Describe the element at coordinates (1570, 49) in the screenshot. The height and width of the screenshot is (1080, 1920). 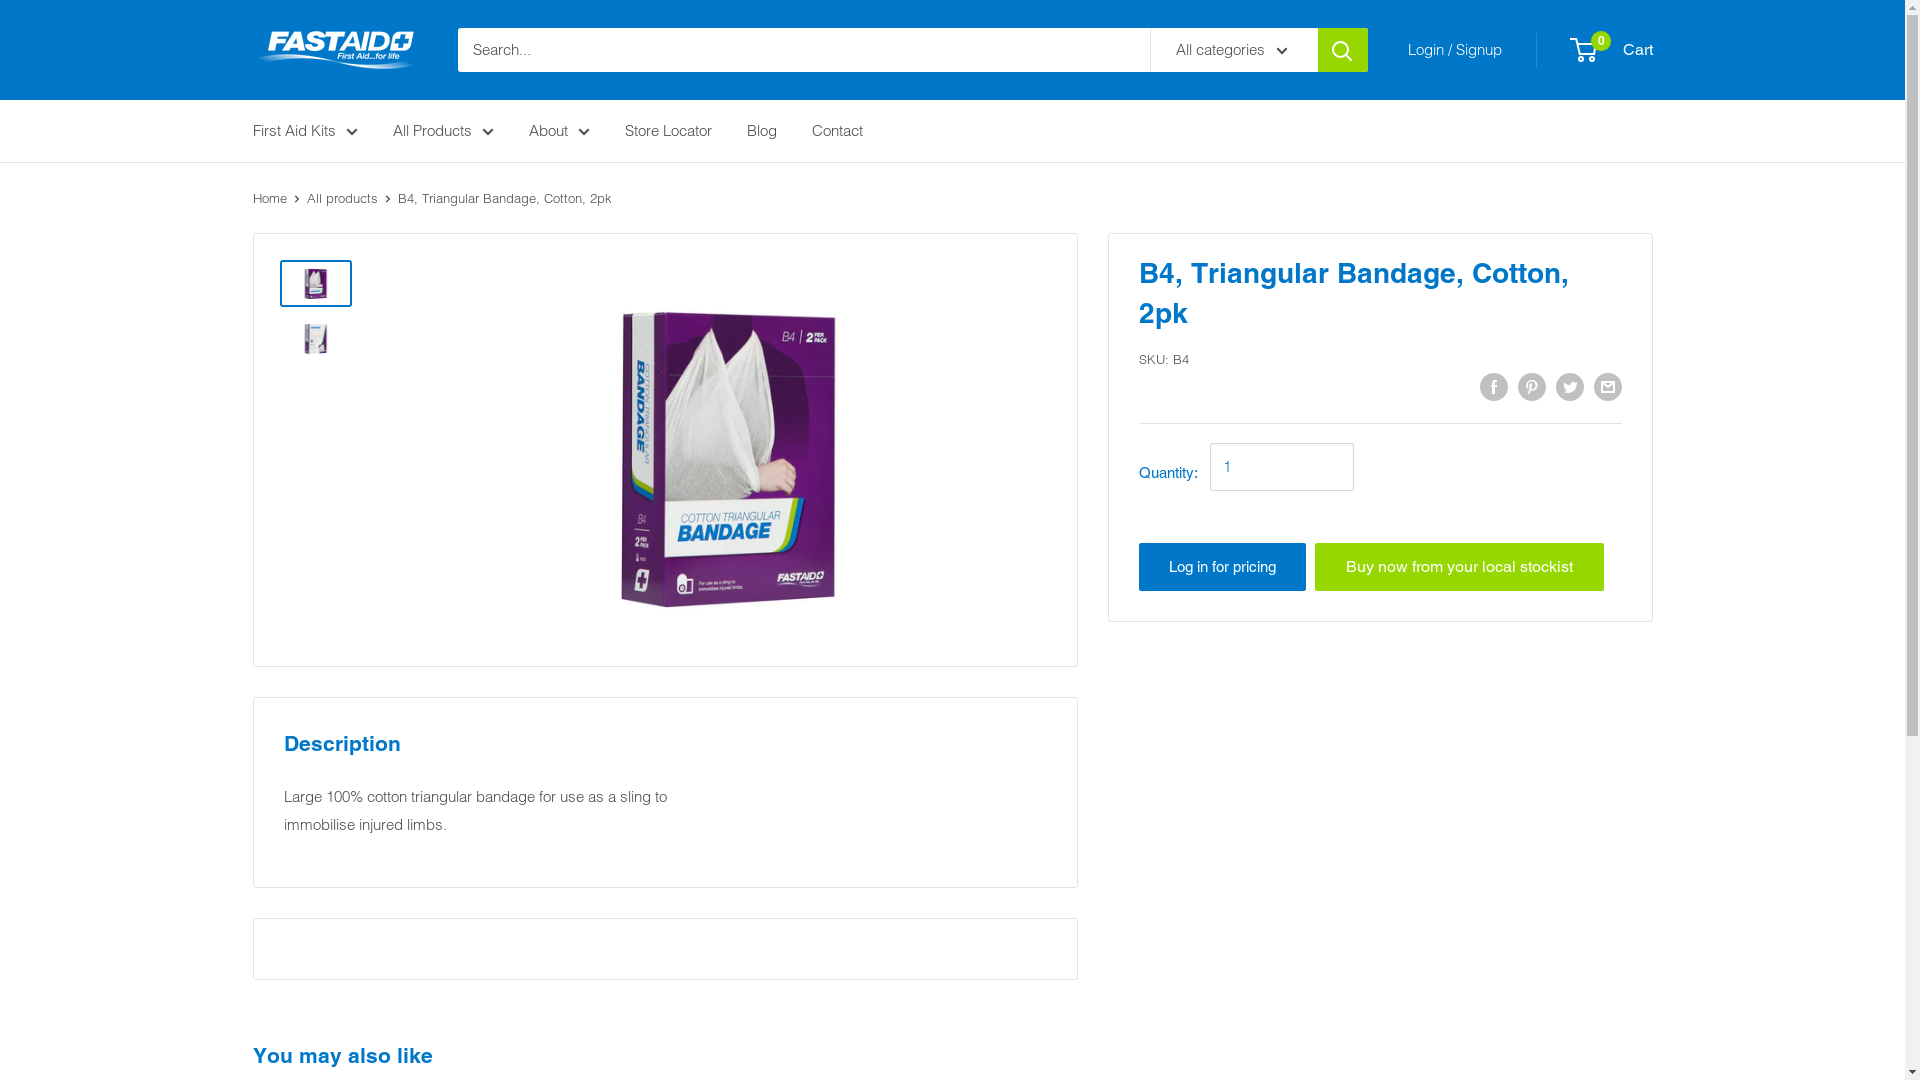
I see `'0` at that location.